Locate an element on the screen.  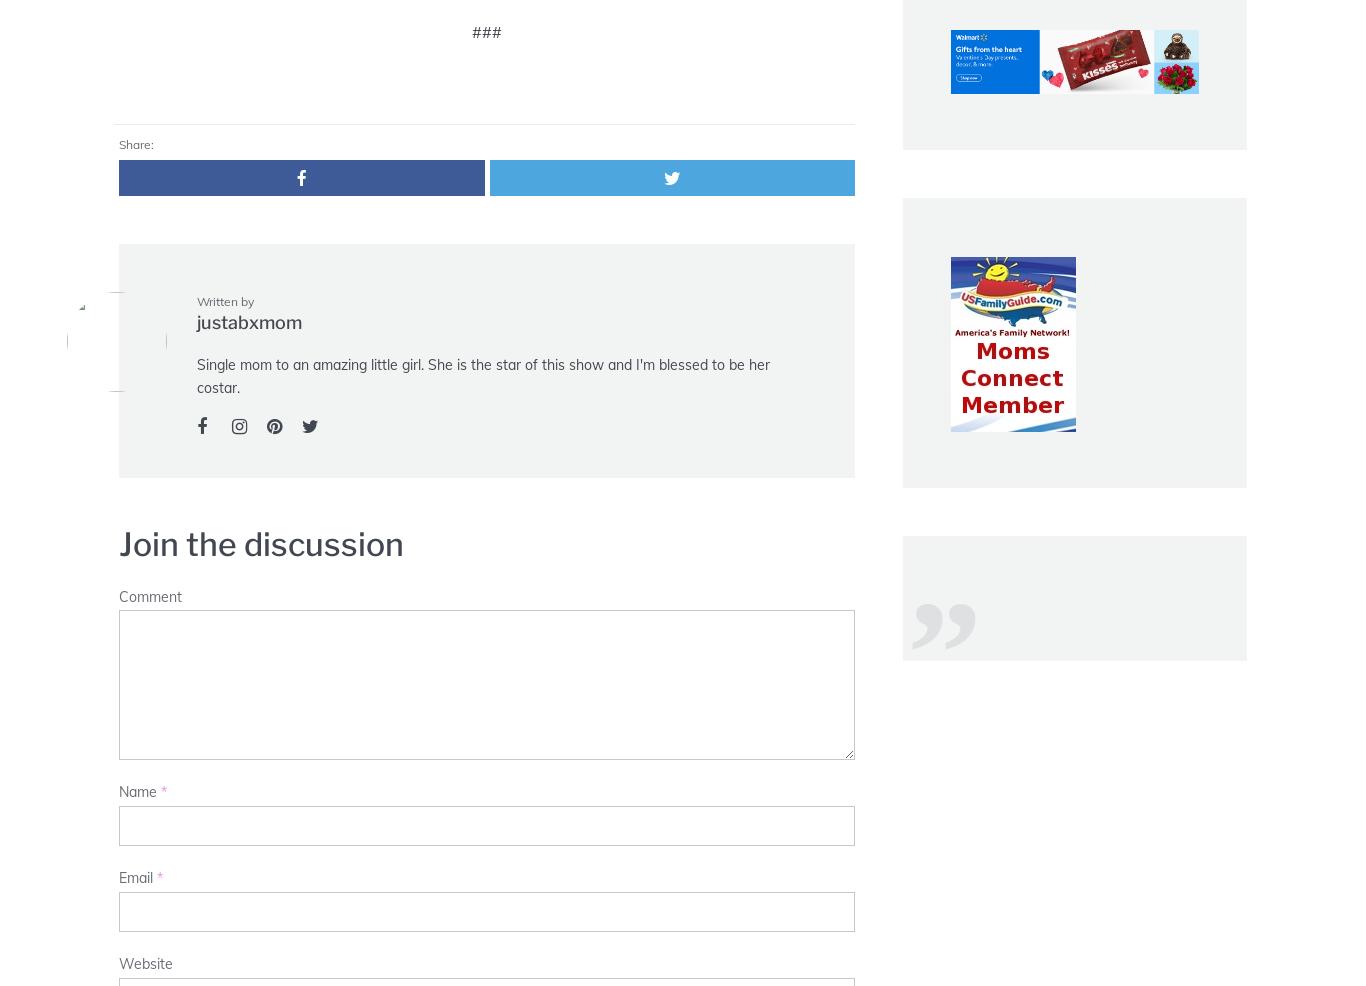
'Join the discussion' is located at coordinates (261, 543).